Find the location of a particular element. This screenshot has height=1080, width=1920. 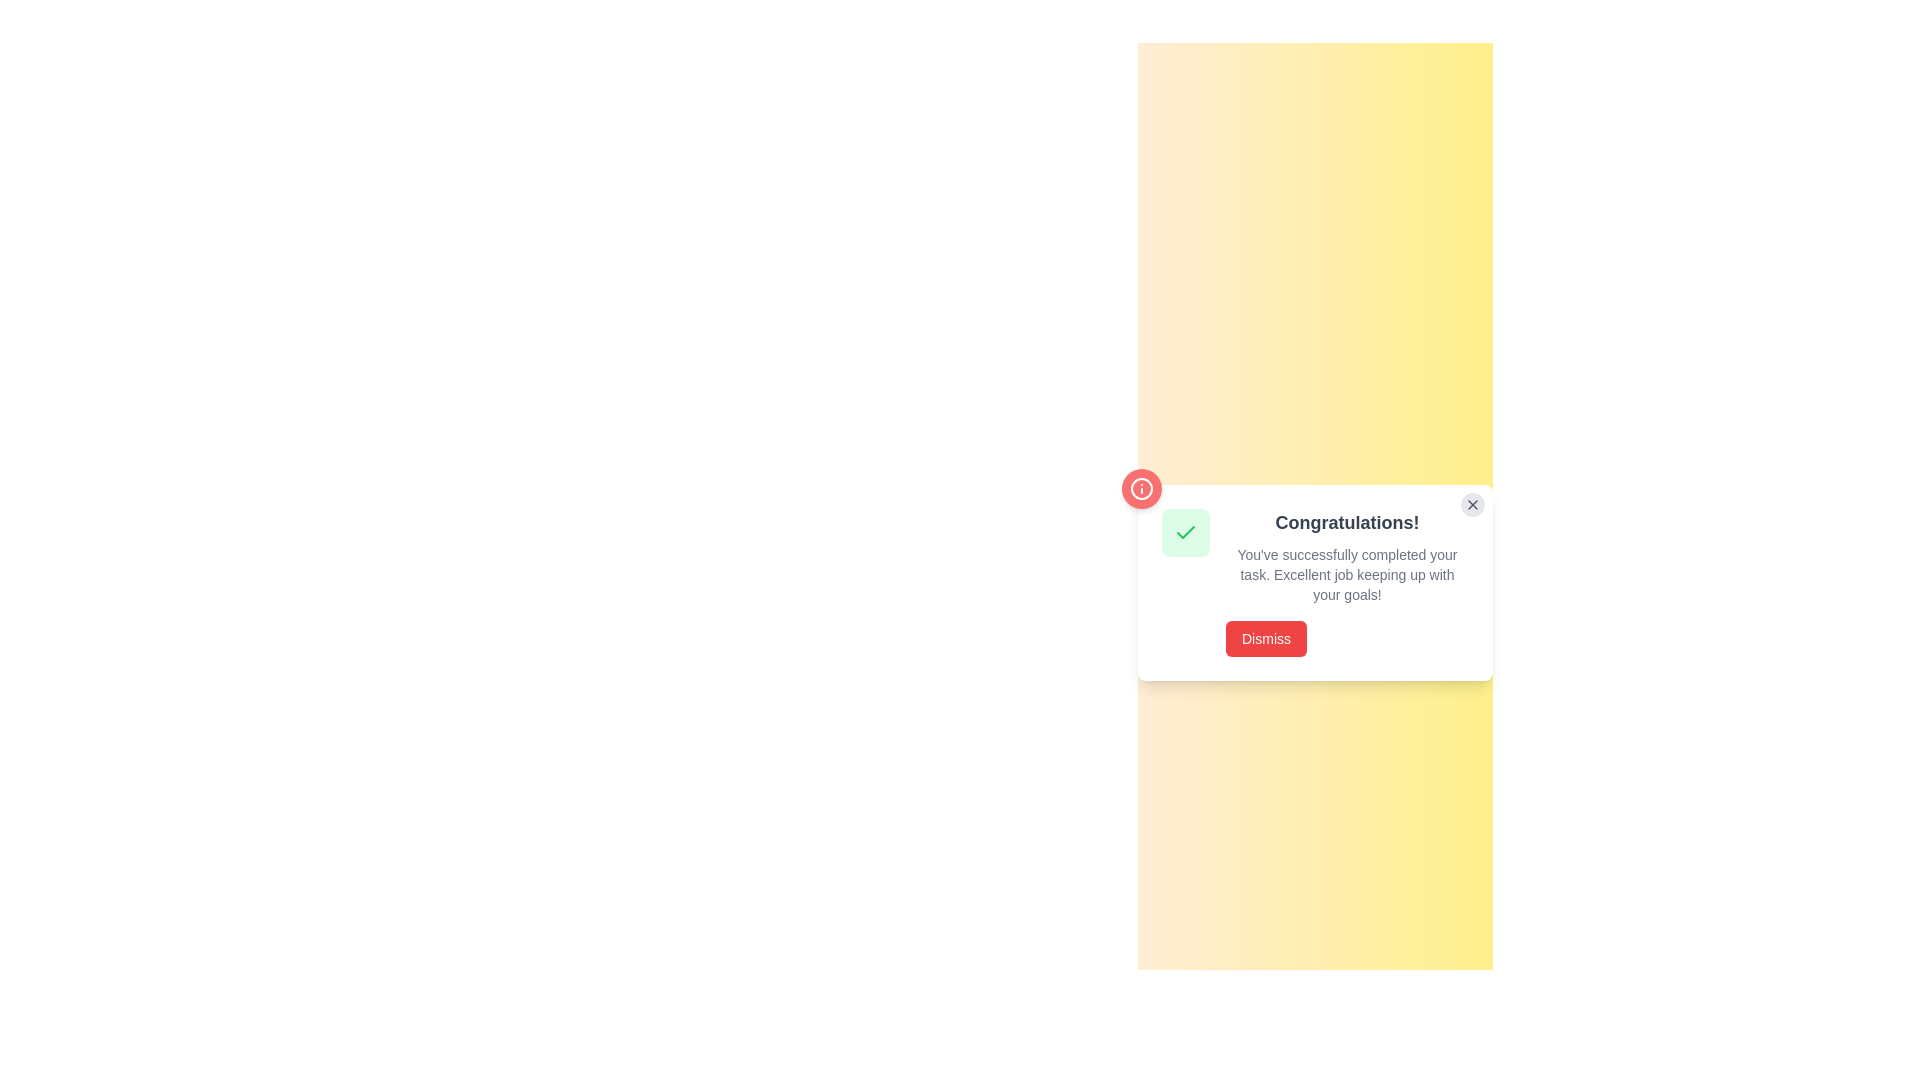

the red button located in the bottom-right corner of the dialog box to observe the color change is located at coordinates (1265, 639).